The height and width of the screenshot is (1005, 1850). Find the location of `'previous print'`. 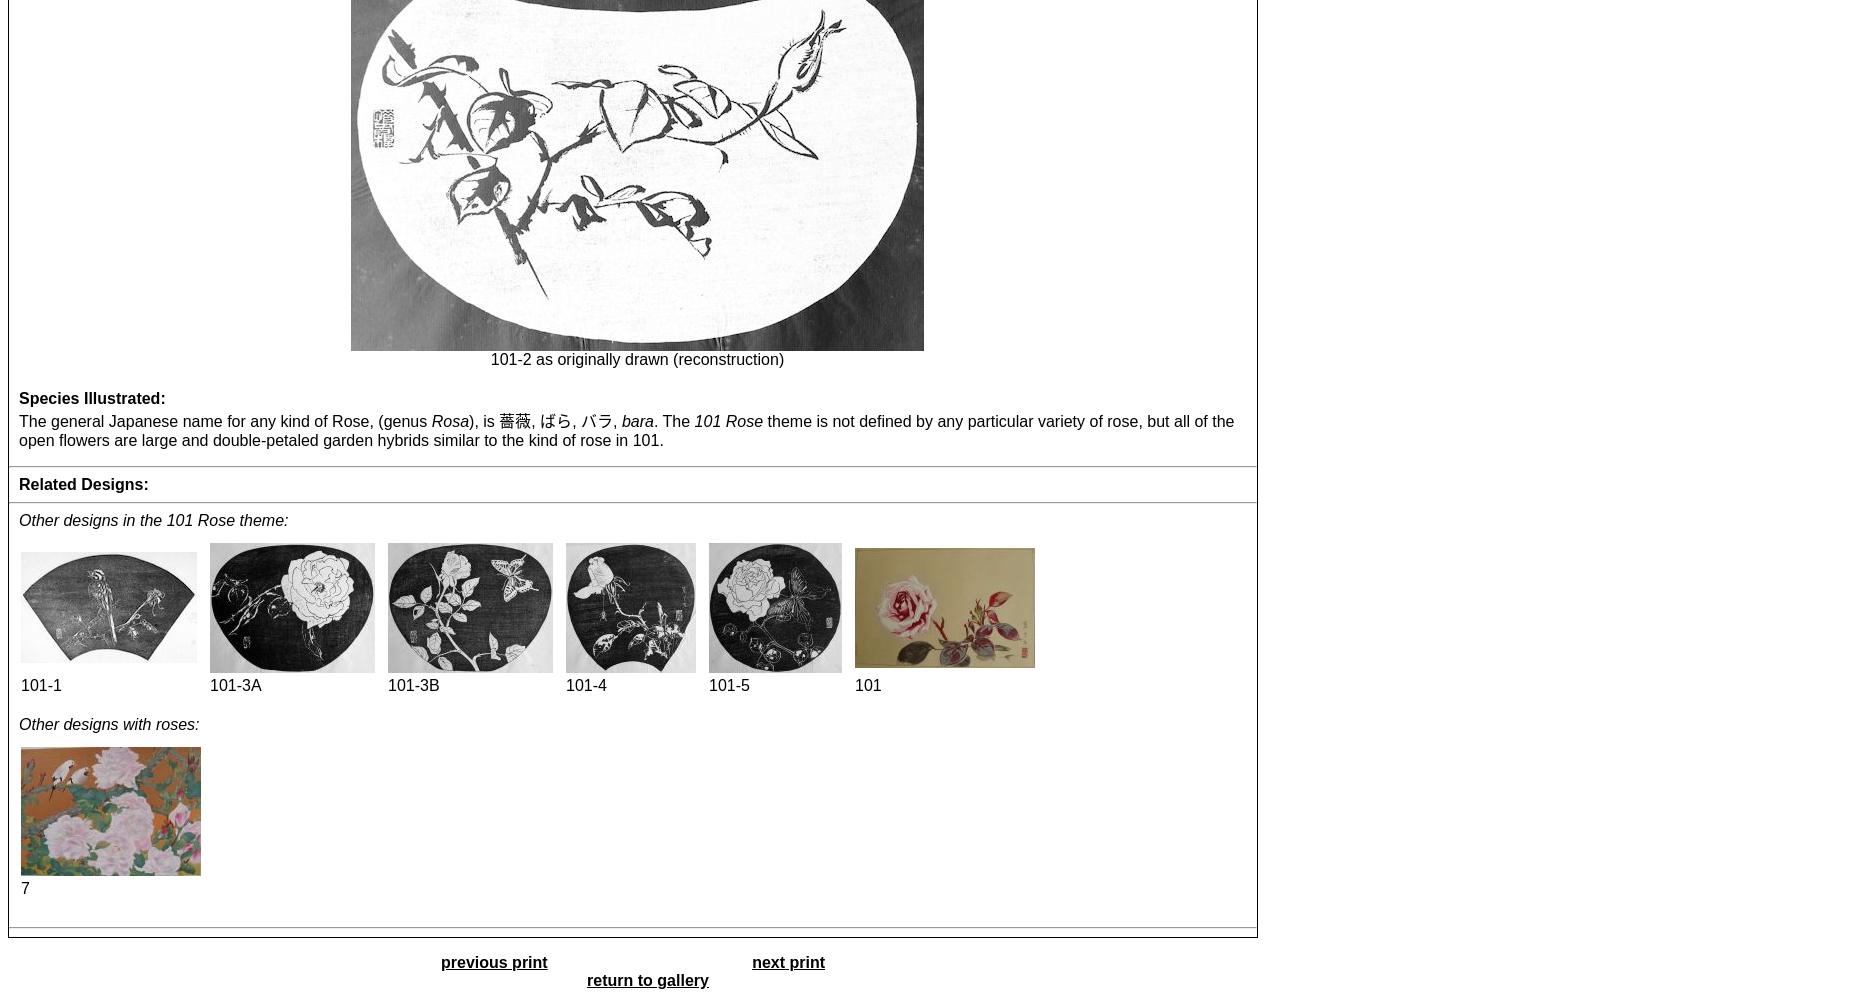

'previous print' is located at coordinates (493, 960).